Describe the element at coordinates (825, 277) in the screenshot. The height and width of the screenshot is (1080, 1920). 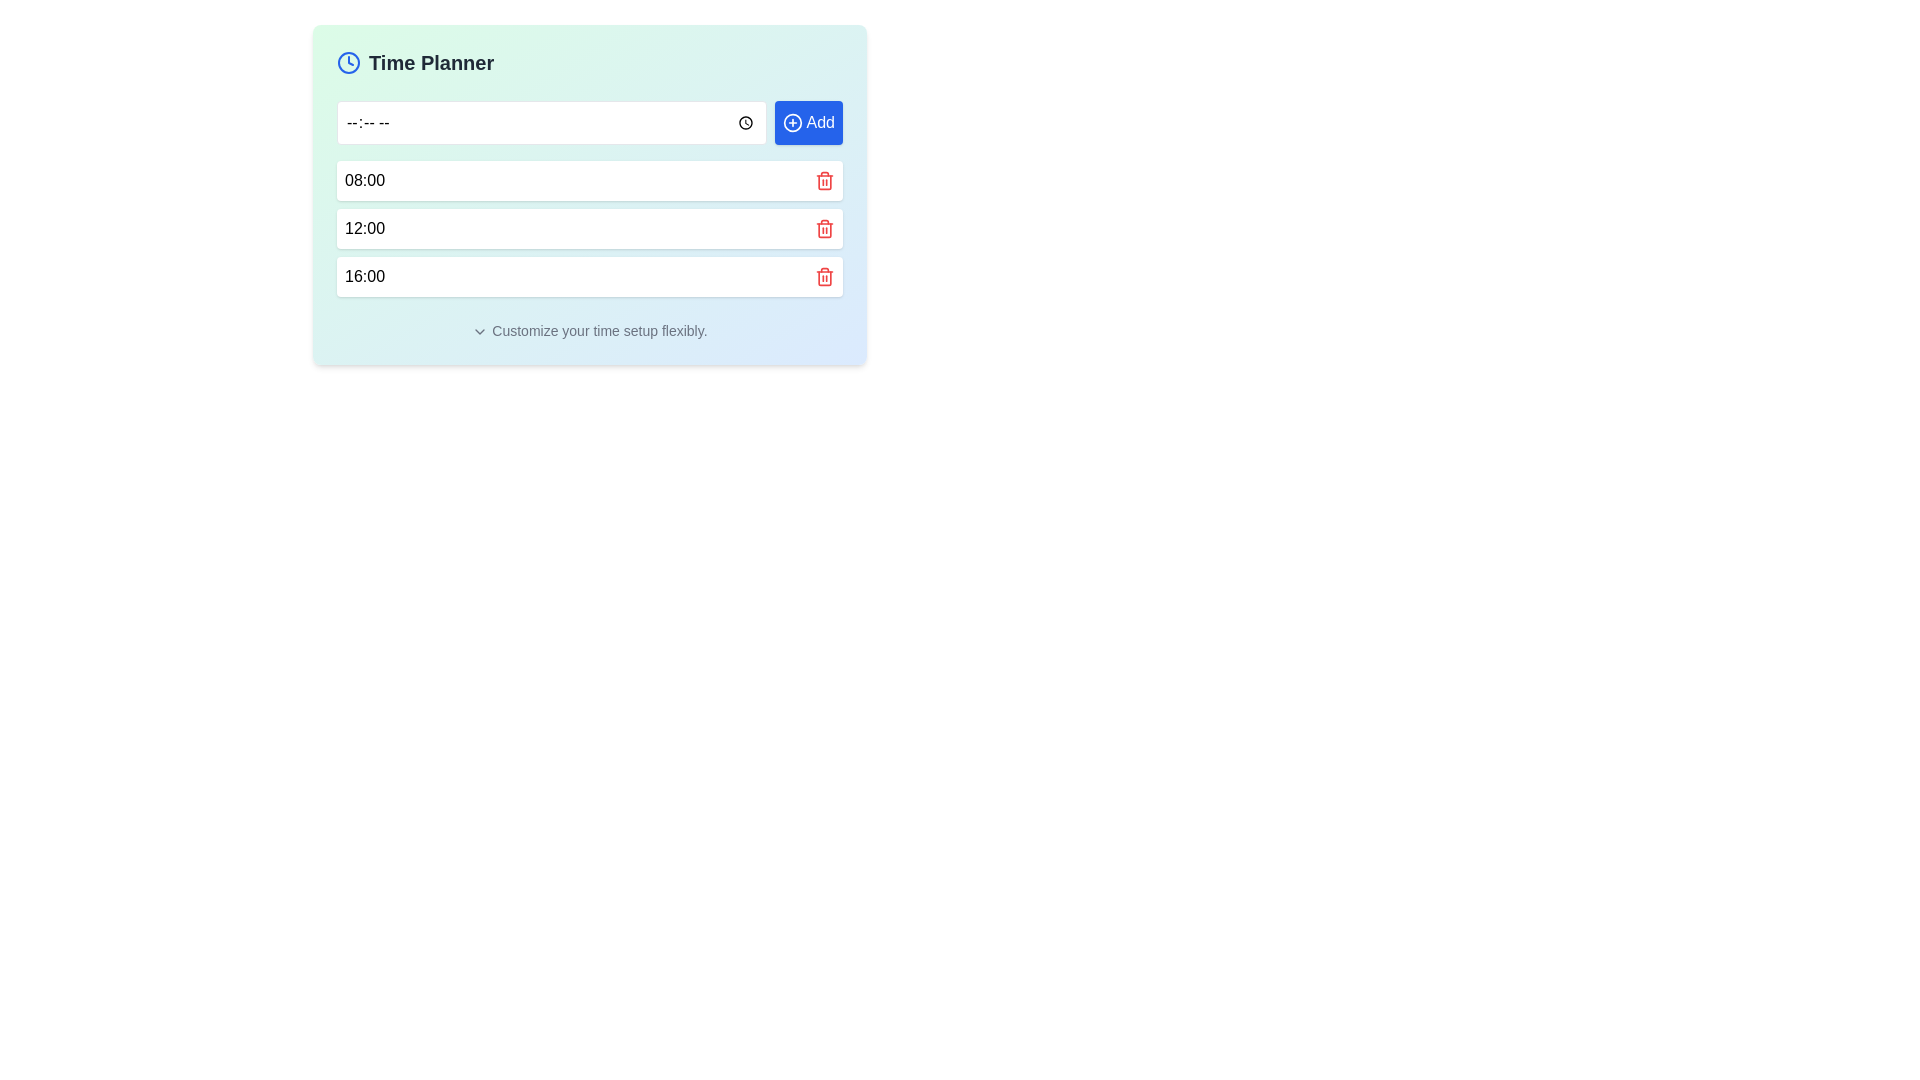
I see `the delete button for the 16:00 time entry to observe visual feedback` at that location.